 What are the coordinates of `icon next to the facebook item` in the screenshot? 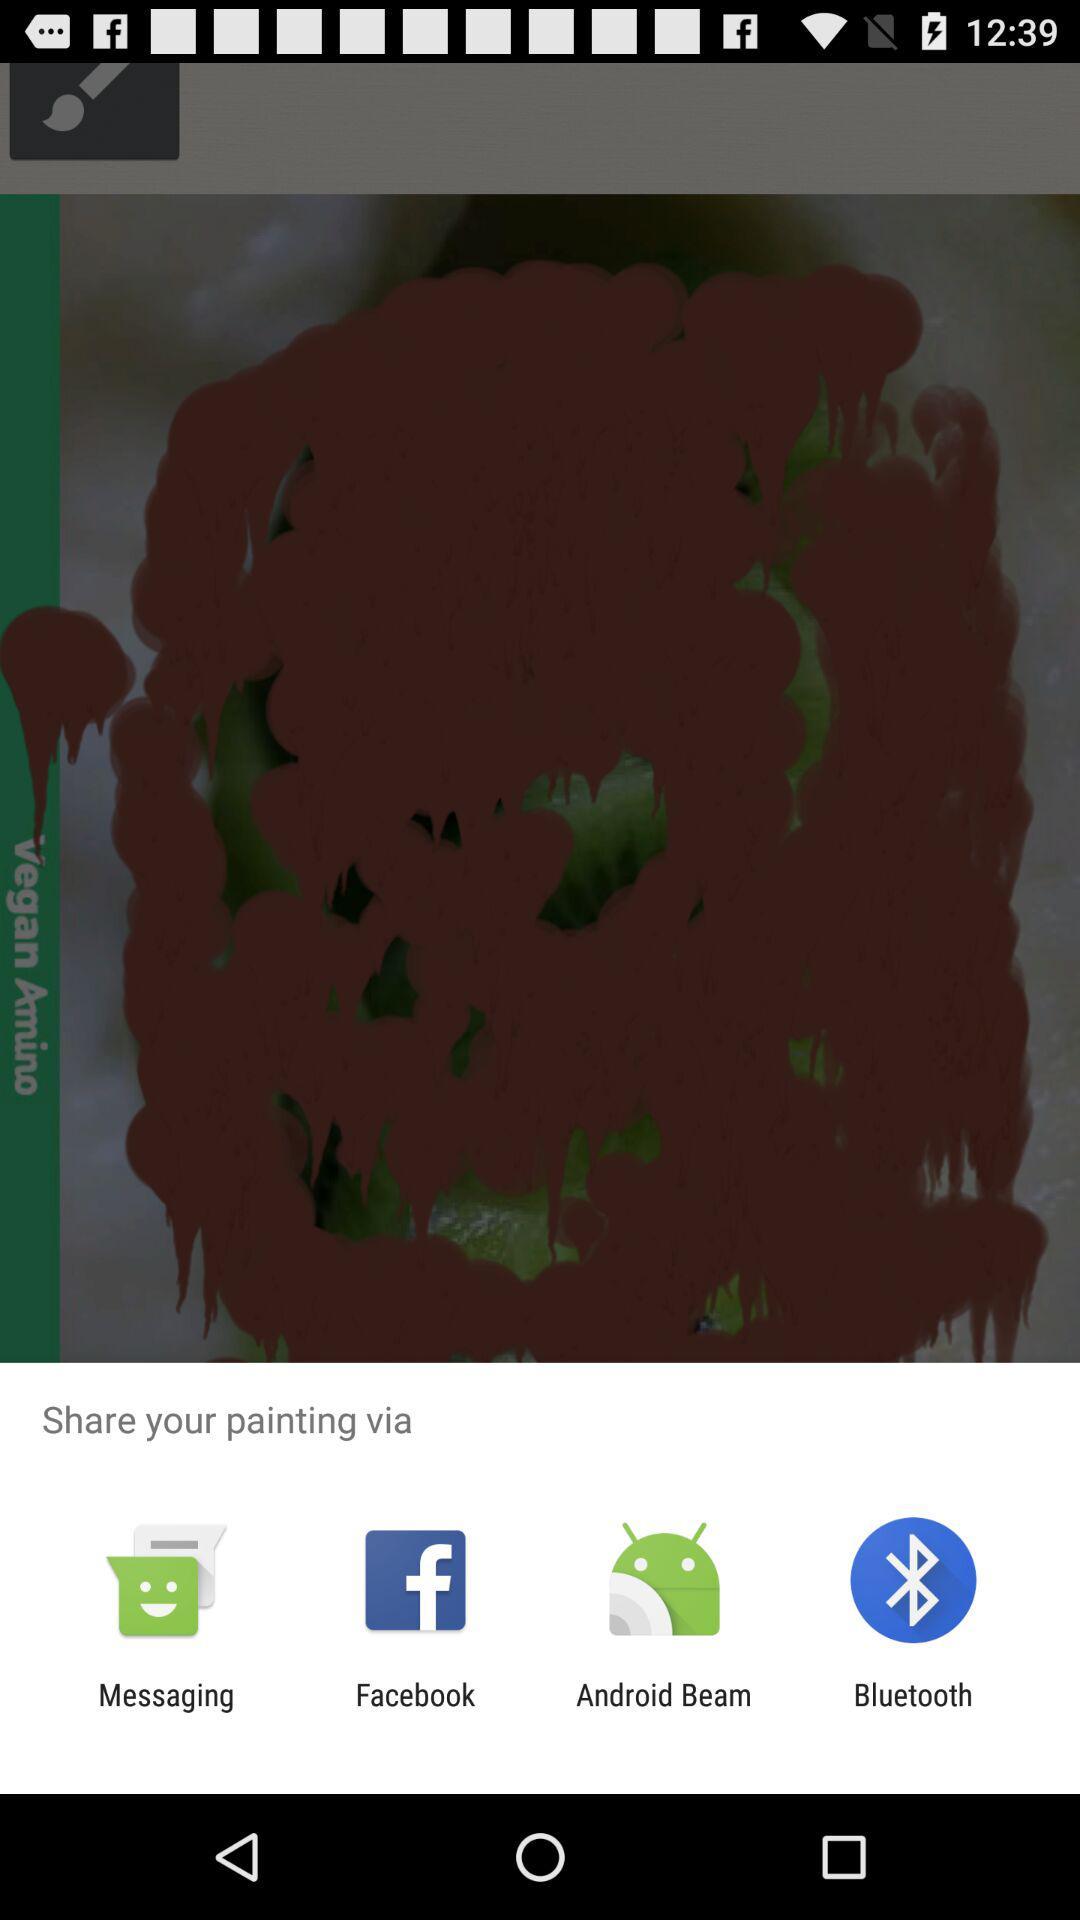 It's located at (664, 1711).